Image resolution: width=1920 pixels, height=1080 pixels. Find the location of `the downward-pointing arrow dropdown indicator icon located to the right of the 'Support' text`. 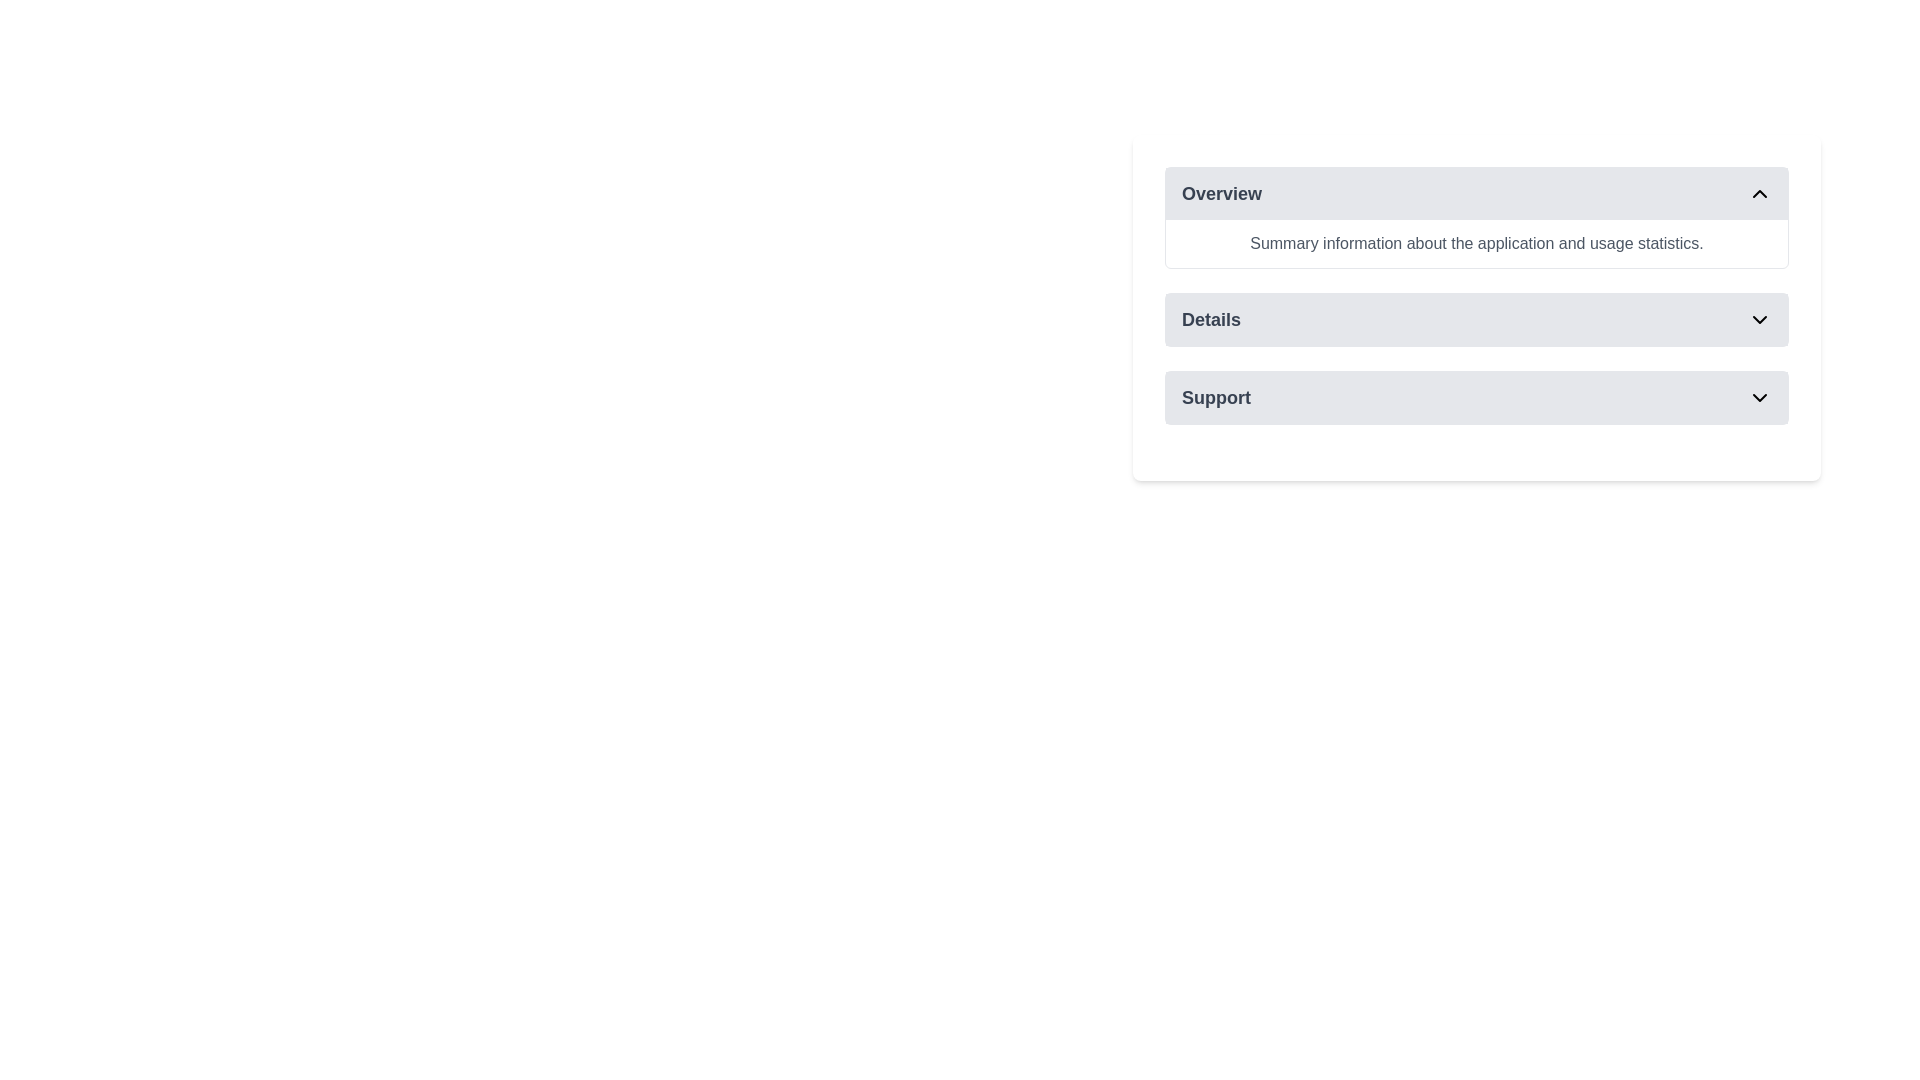

the downward-pointing arrow dropdown indicator icon located to the right of the 'Support' text is located at coordinates (1760, 397).